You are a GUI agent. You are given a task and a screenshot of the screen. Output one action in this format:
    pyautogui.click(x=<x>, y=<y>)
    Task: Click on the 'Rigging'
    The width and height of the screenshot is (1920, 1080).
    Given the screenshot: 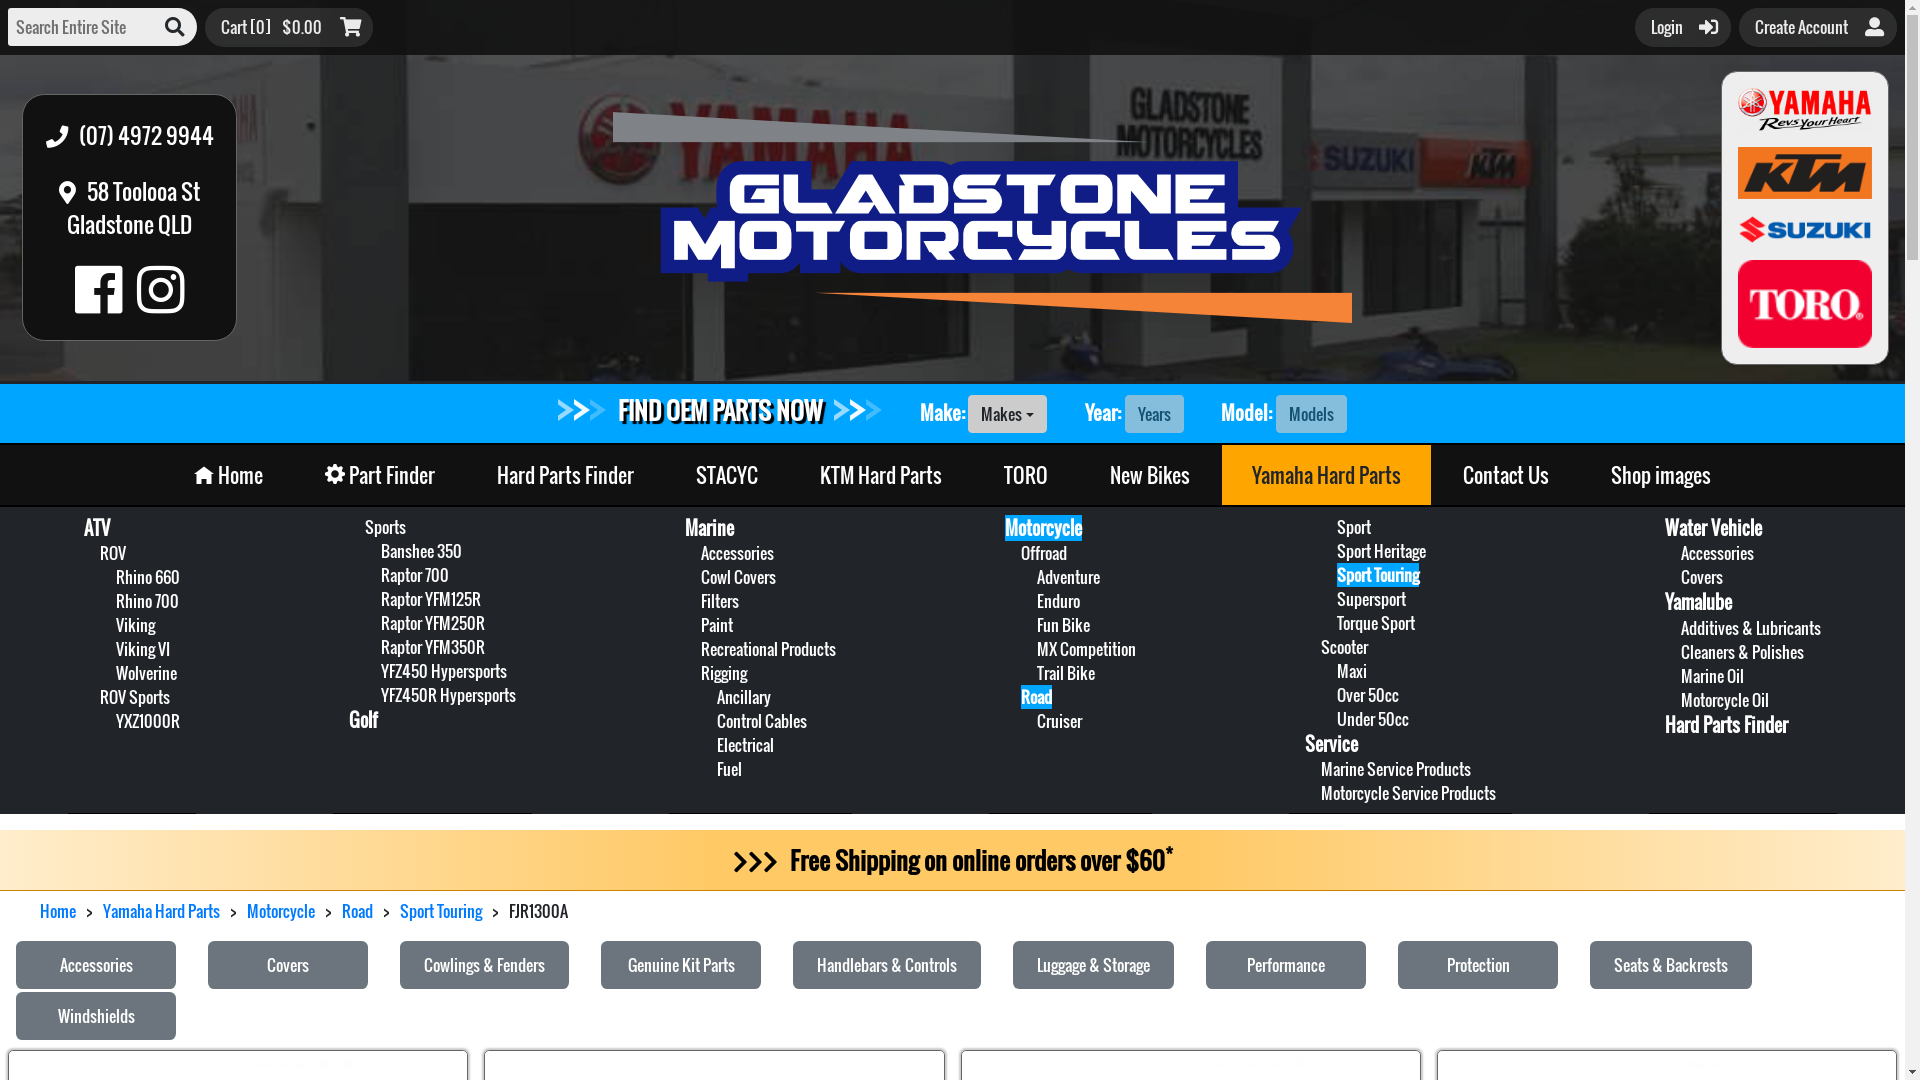 What is the action you would take?
    pyautogui.click(x=723, y=672)
    